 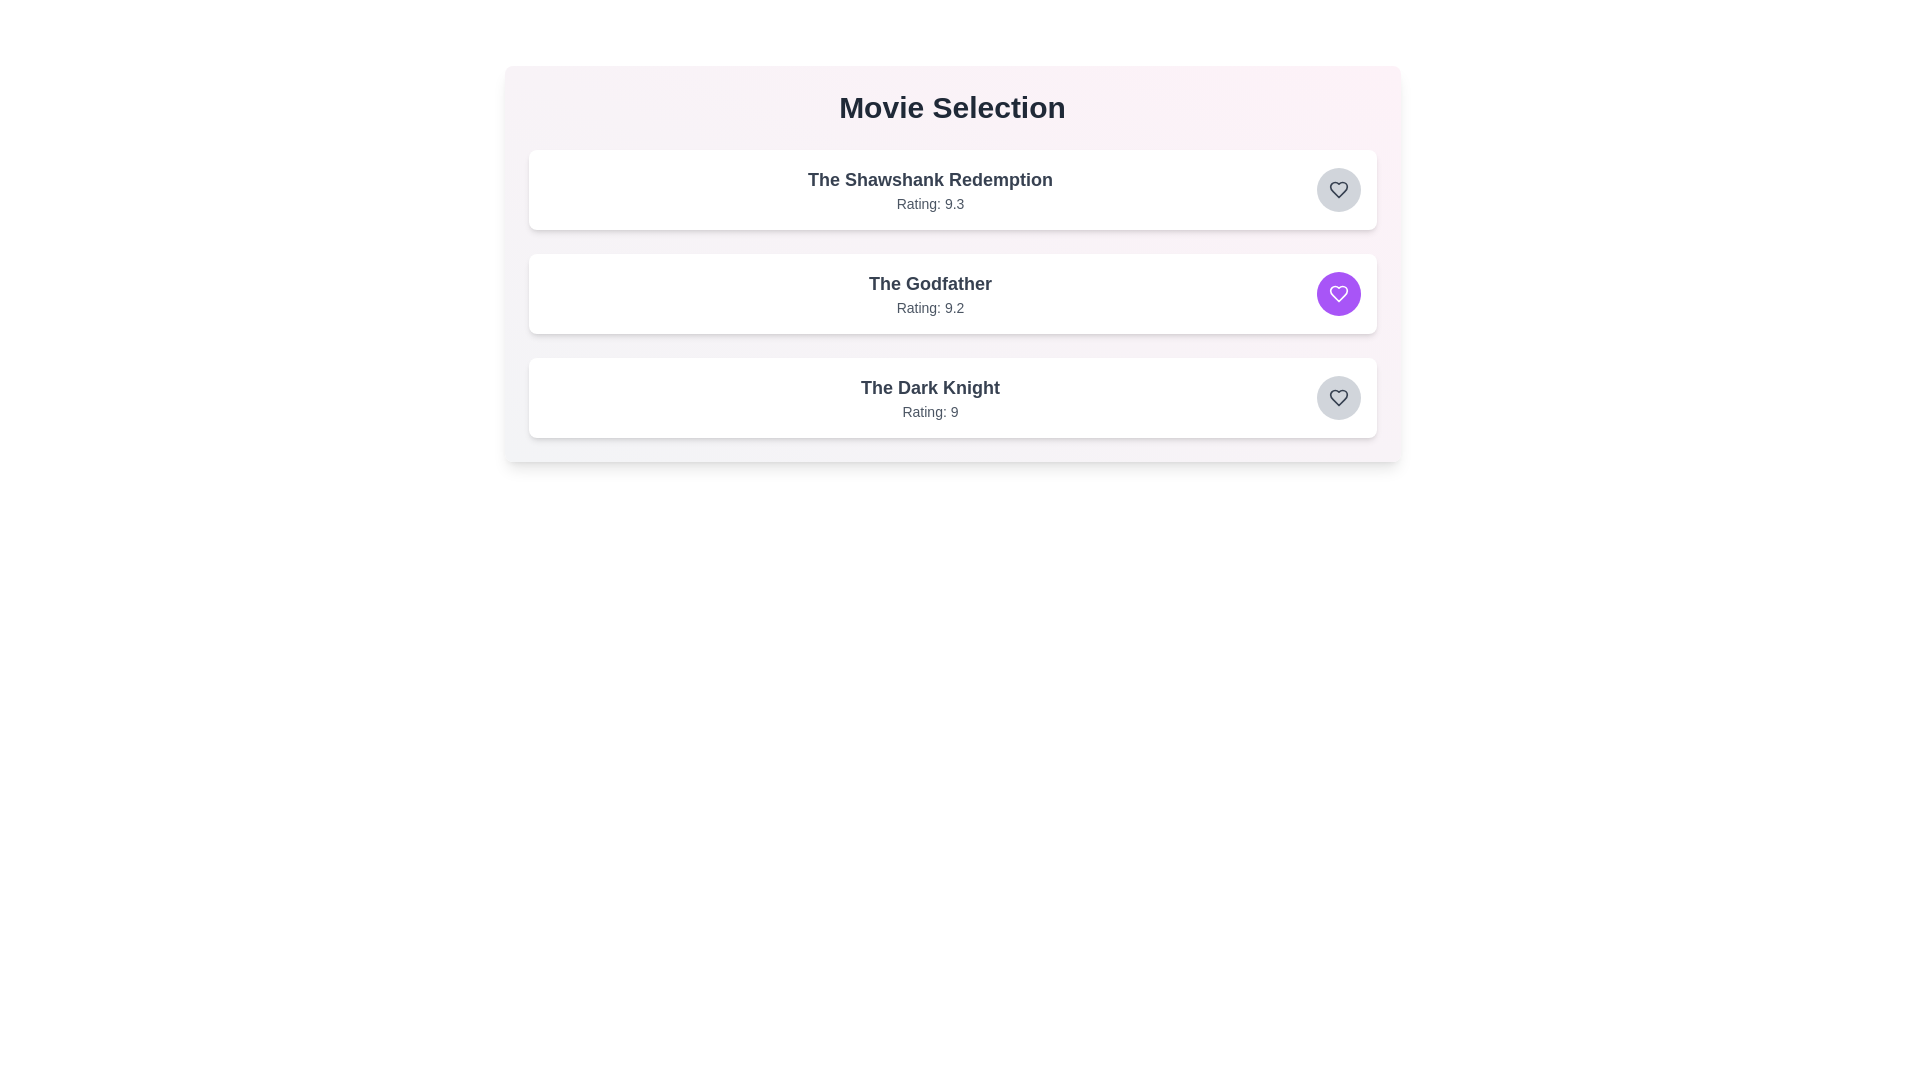 I want to click on the list item with title The Shawshank Redemption, so click(x=929, y=180).